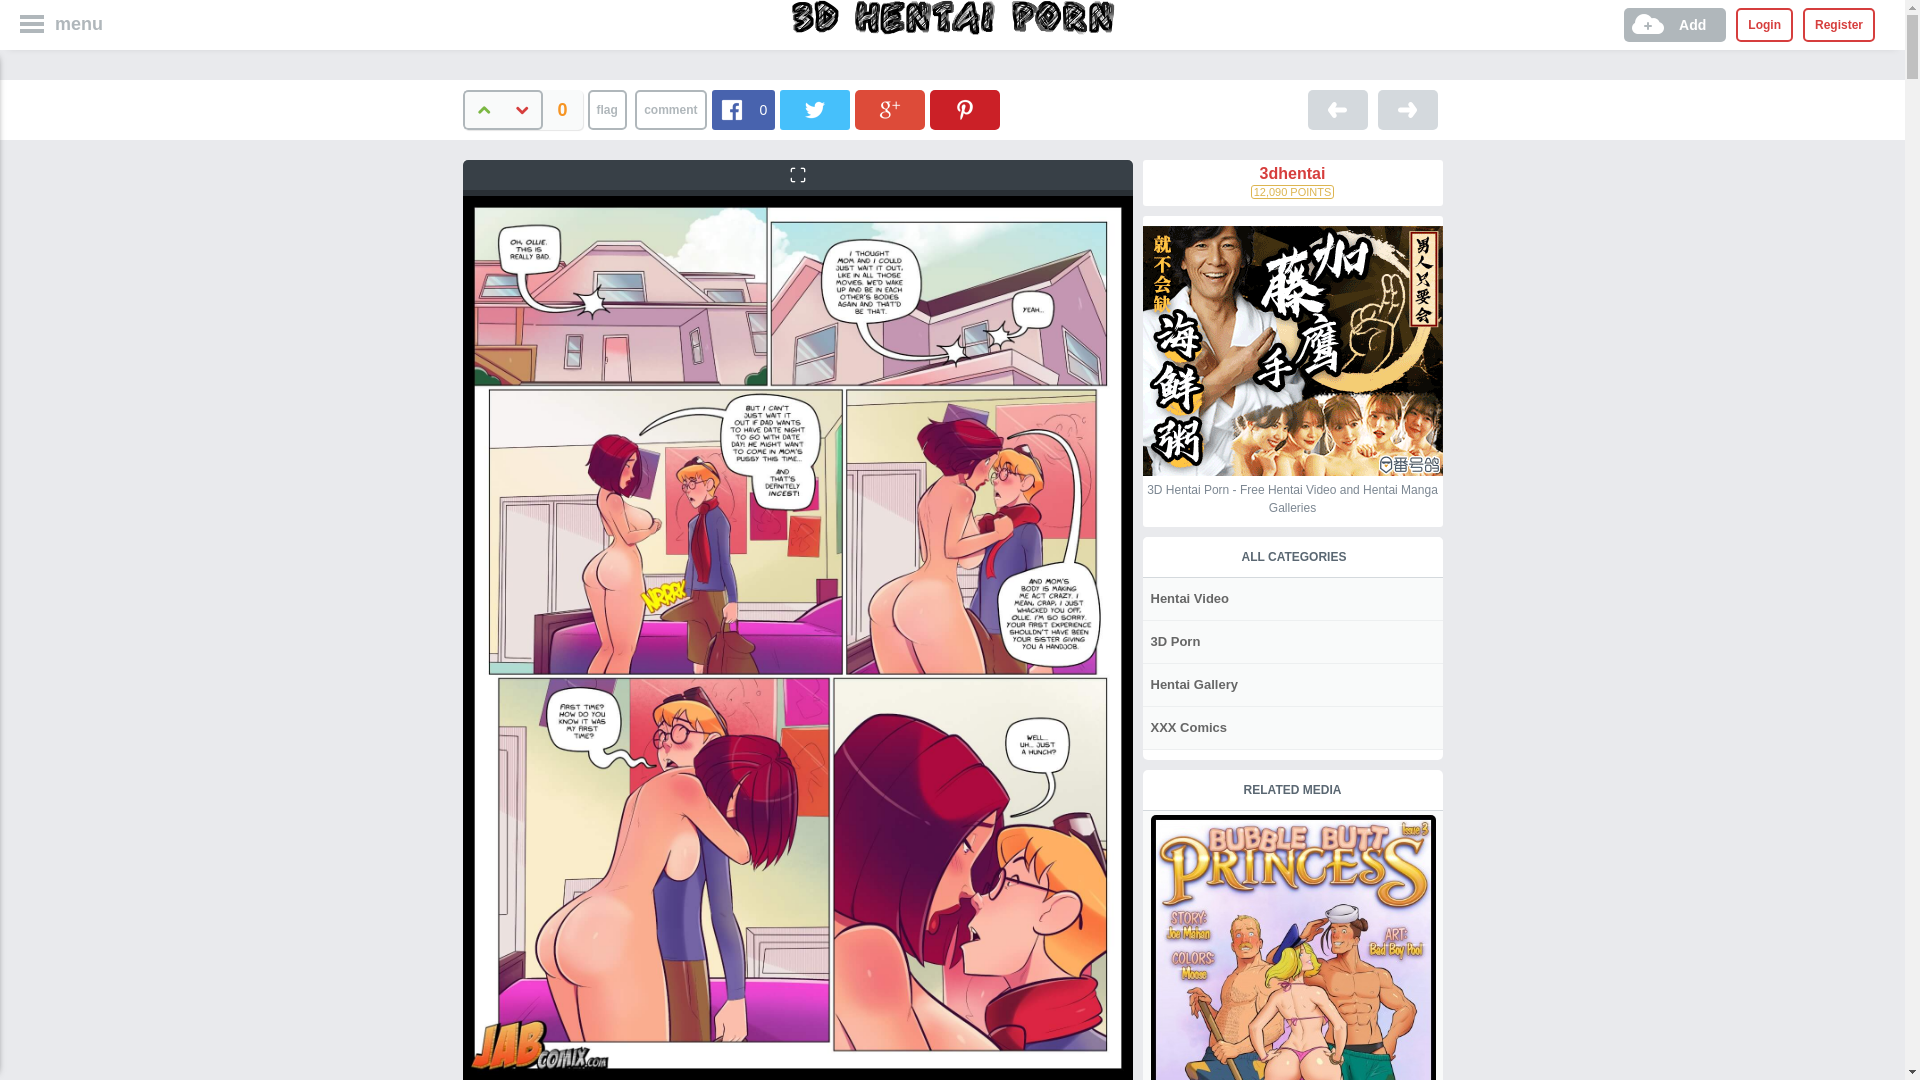 The height and width of the screenshot is (1080, 1920). I want to click on 'flag', so click(606, 110).